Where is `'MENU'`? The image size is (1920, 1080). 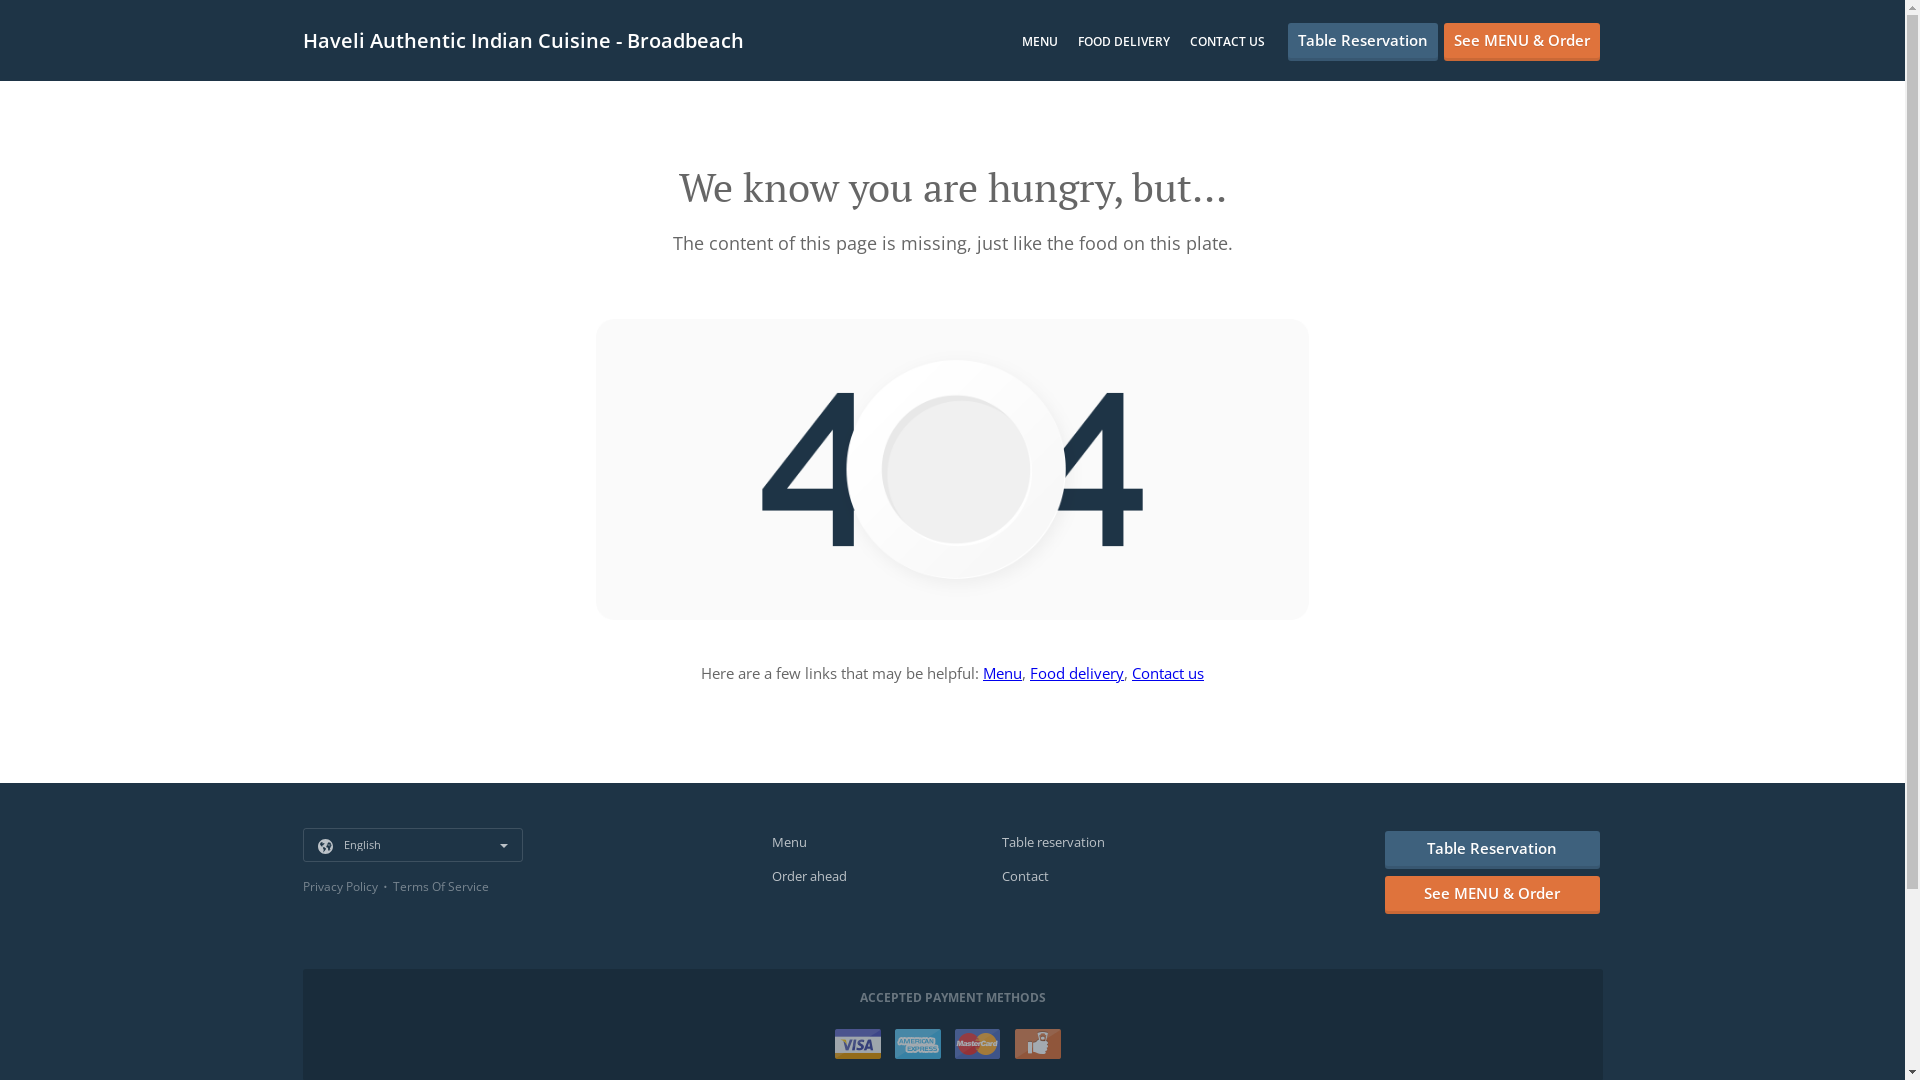 'MENU' is located at coordinates (1040, 41).